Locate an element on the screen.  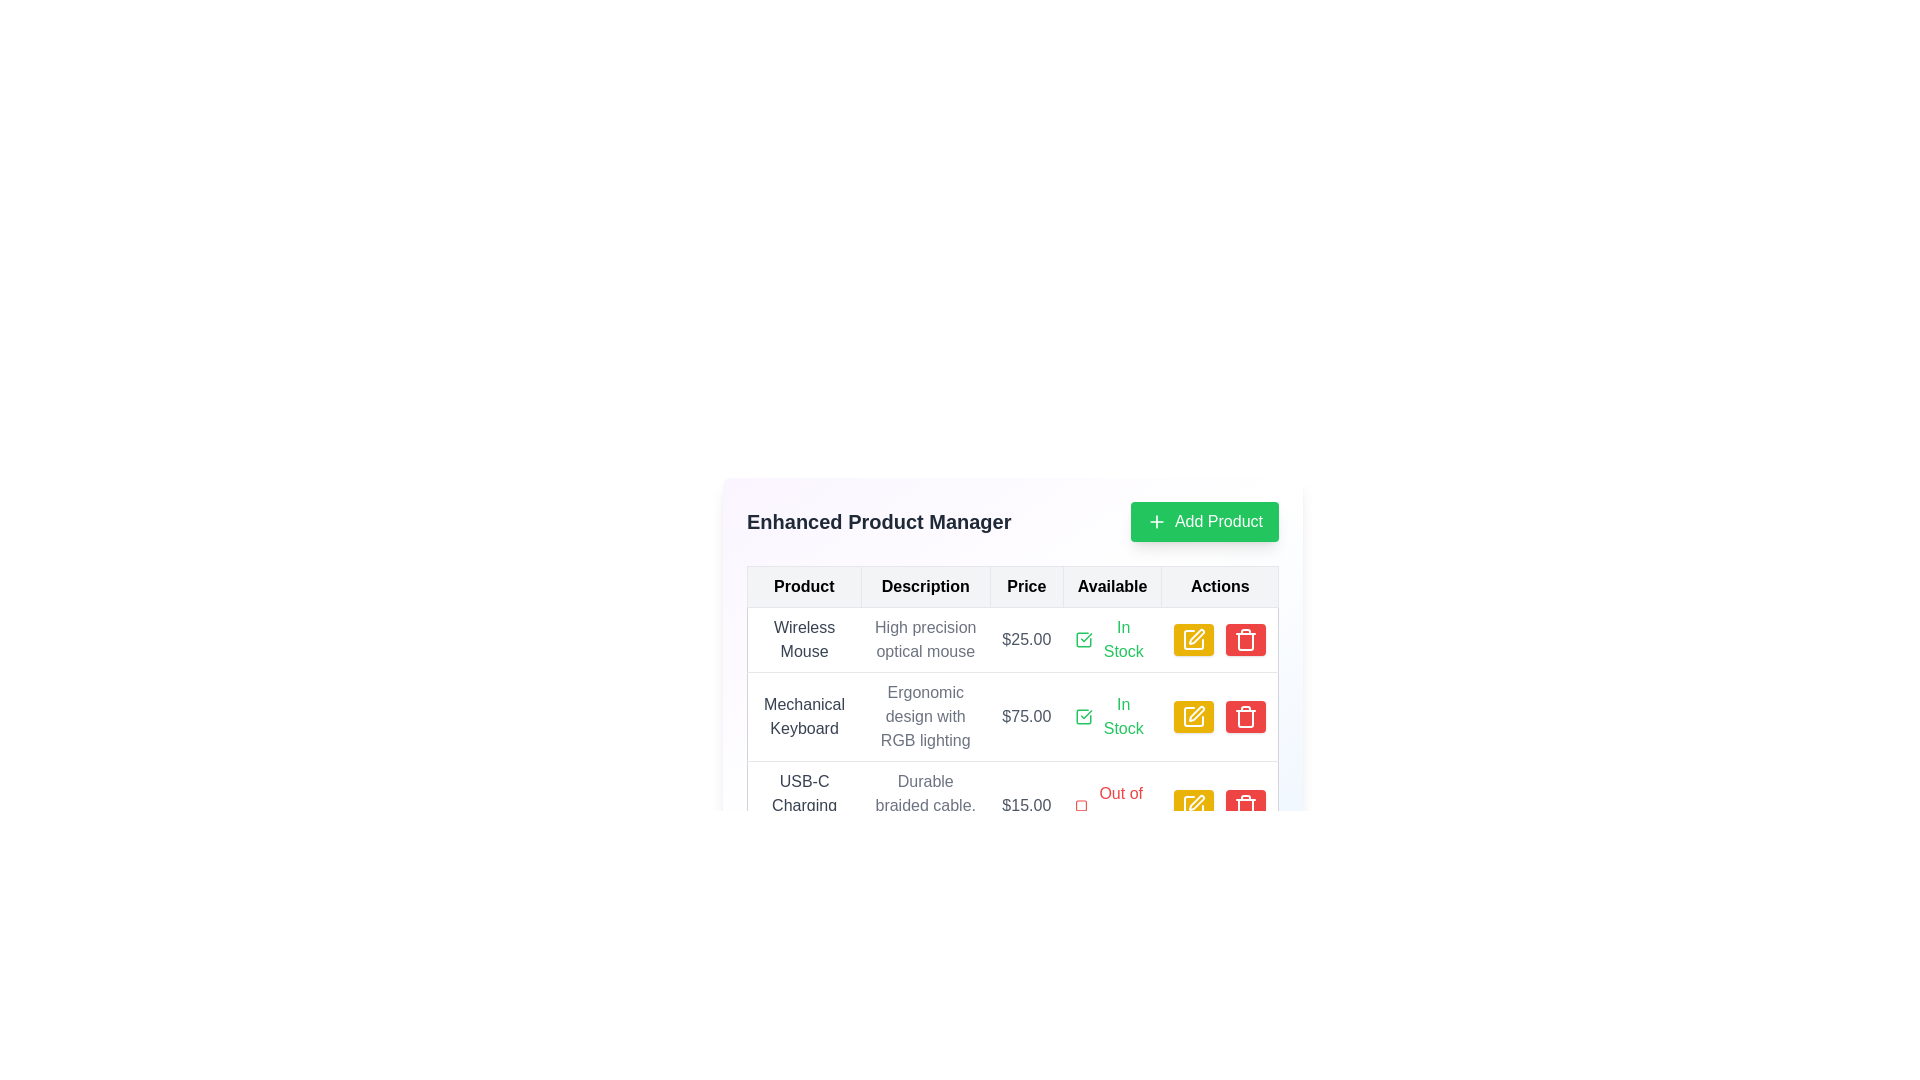
information from the red text label indicating that the product 'USB-C Charging' is not currently available for purchase, located in the 'Available' column of the table is located at coordinates (1111, 805).